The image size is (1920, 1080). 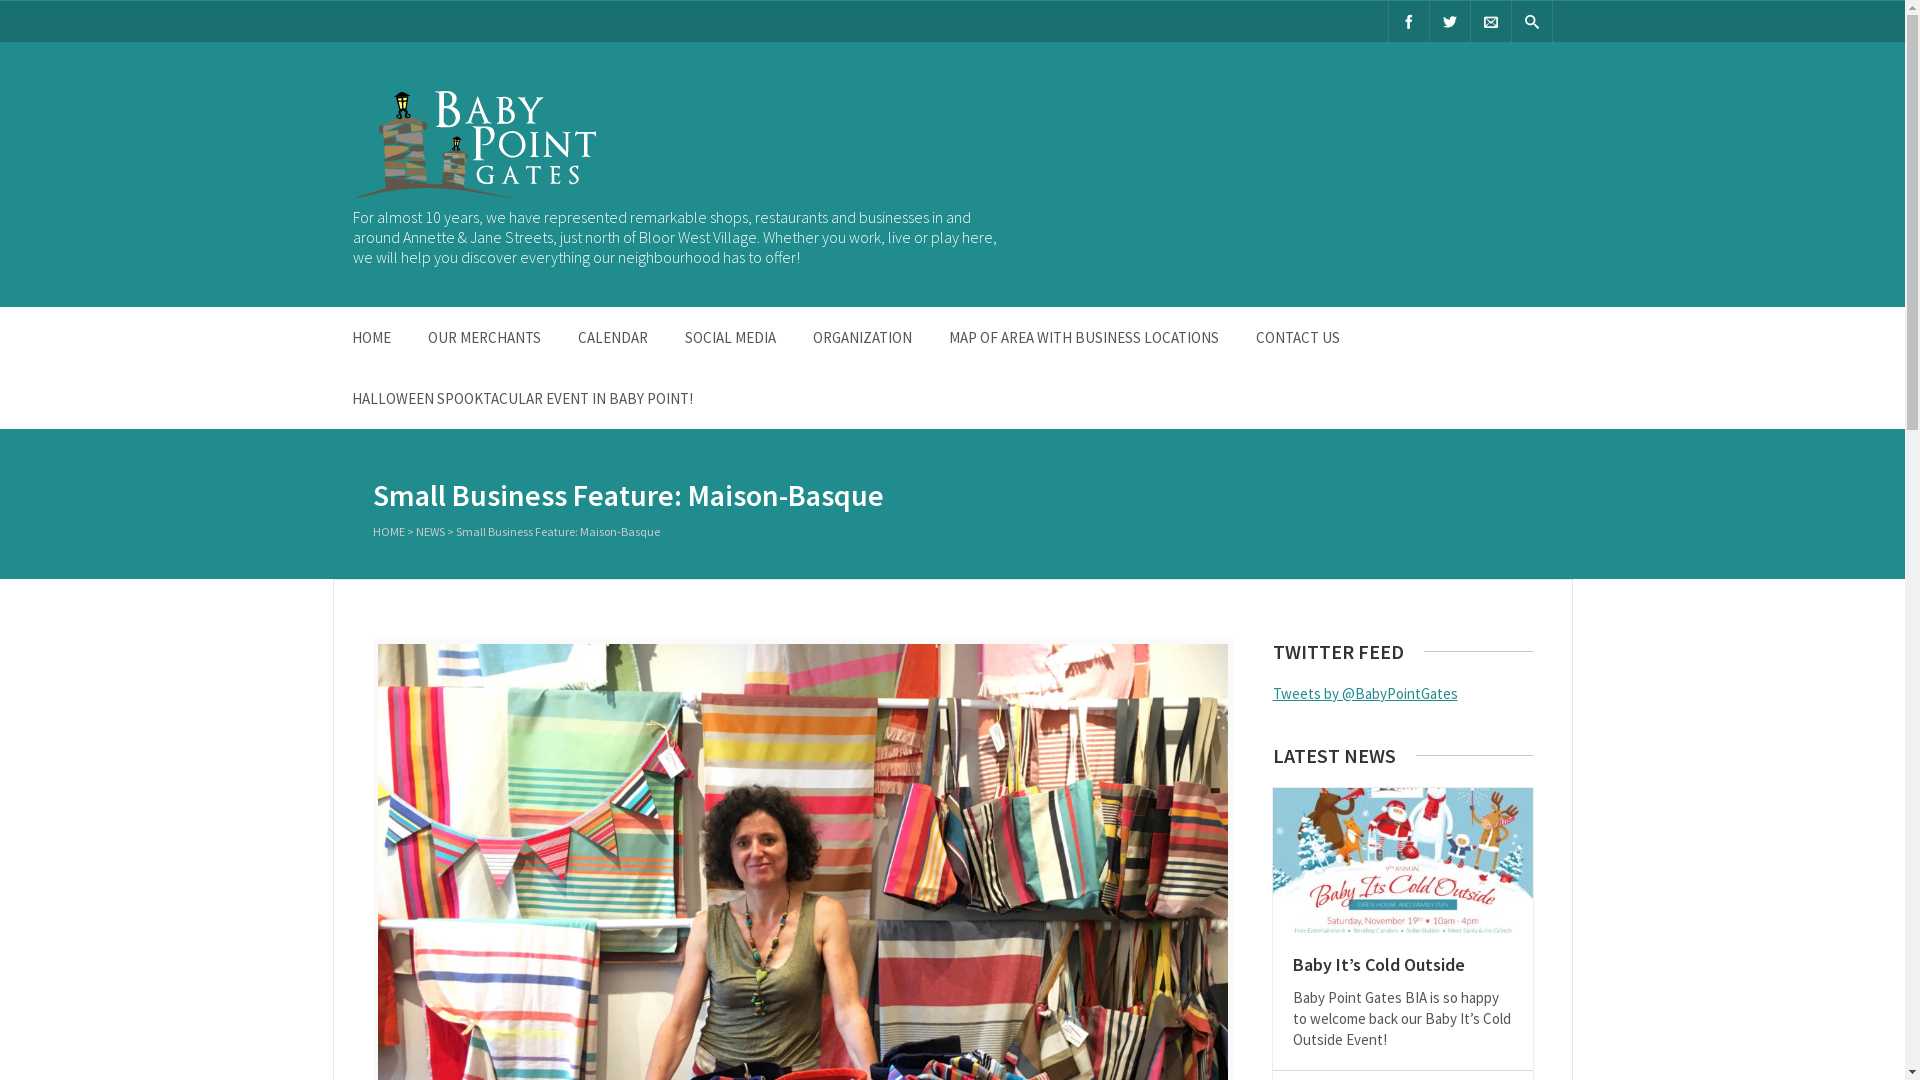 I want to click on 'Facebook', so click(x=1406, y=21).